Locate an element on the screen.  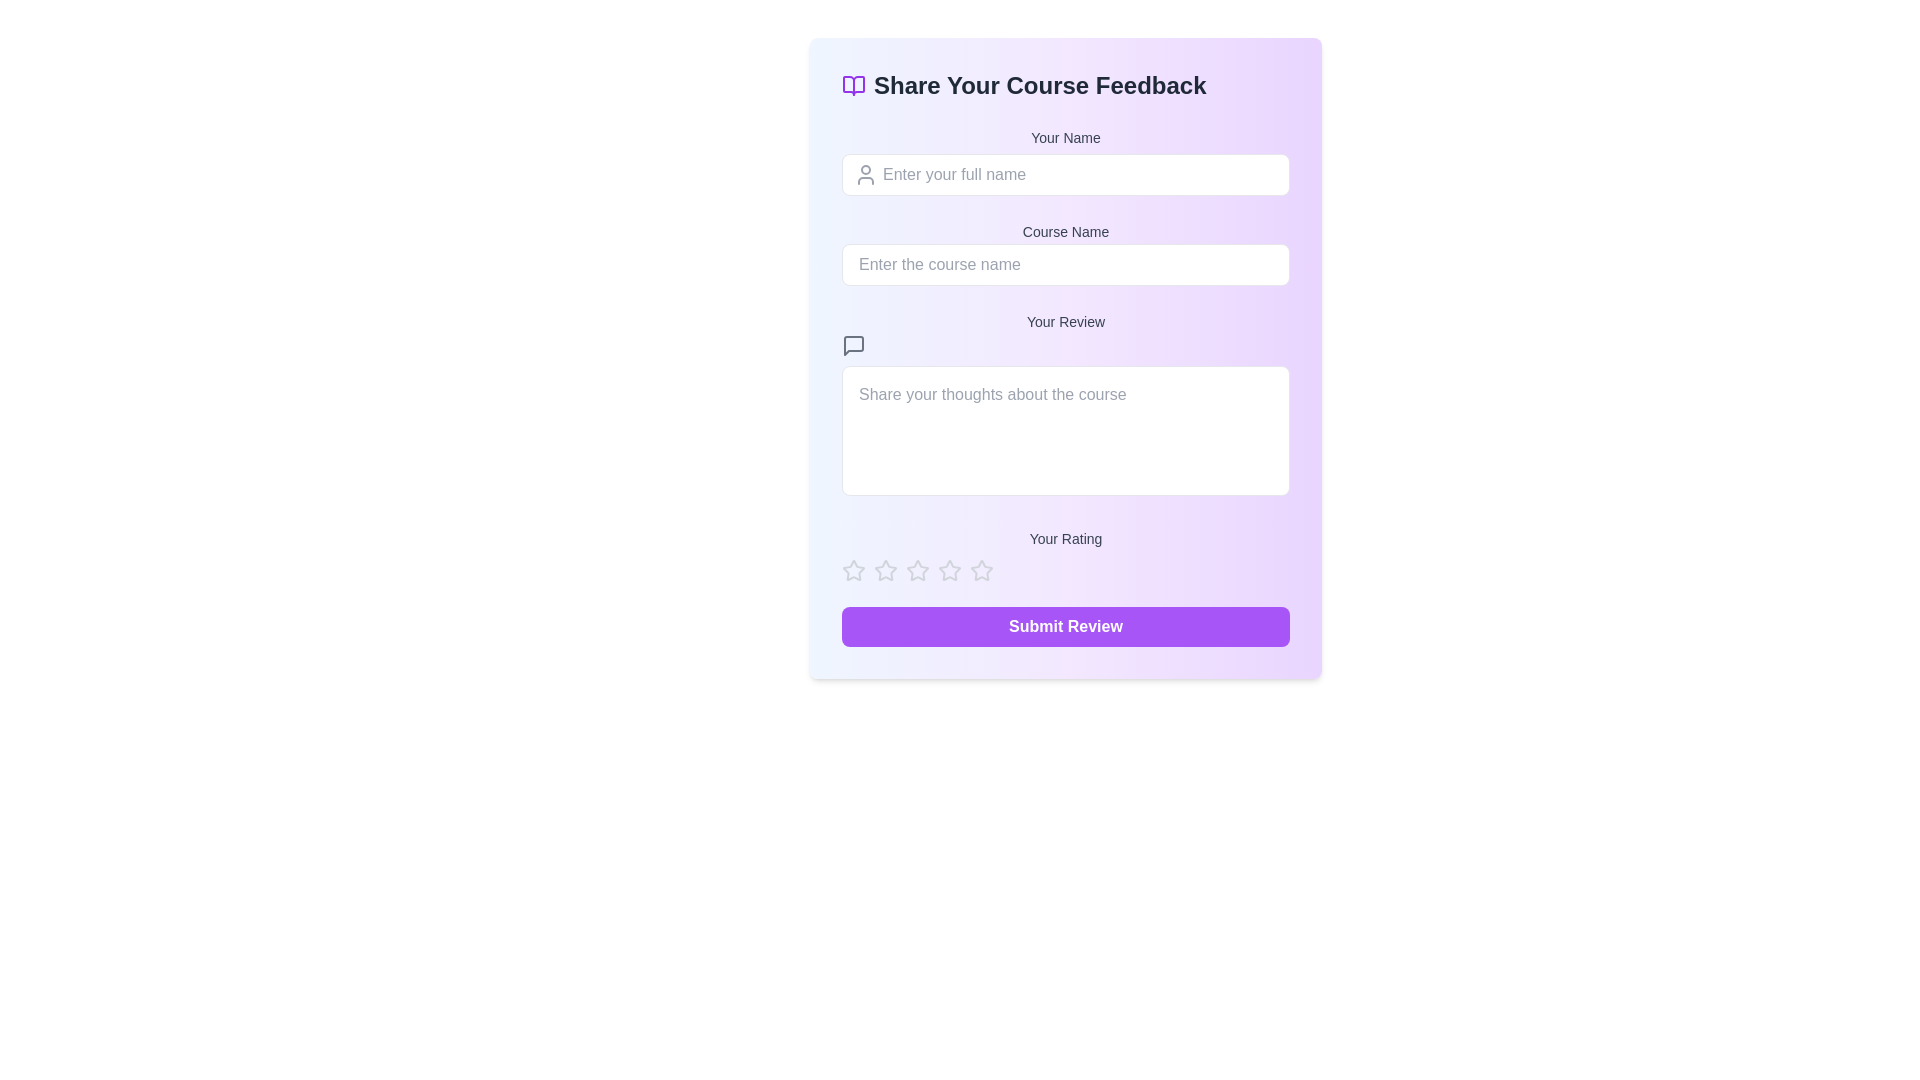
the user icon, which is a minimalist grayish circle and semi-oval located to the left of the 'Enter your full name' text input box is located at coordinates (865, 173).